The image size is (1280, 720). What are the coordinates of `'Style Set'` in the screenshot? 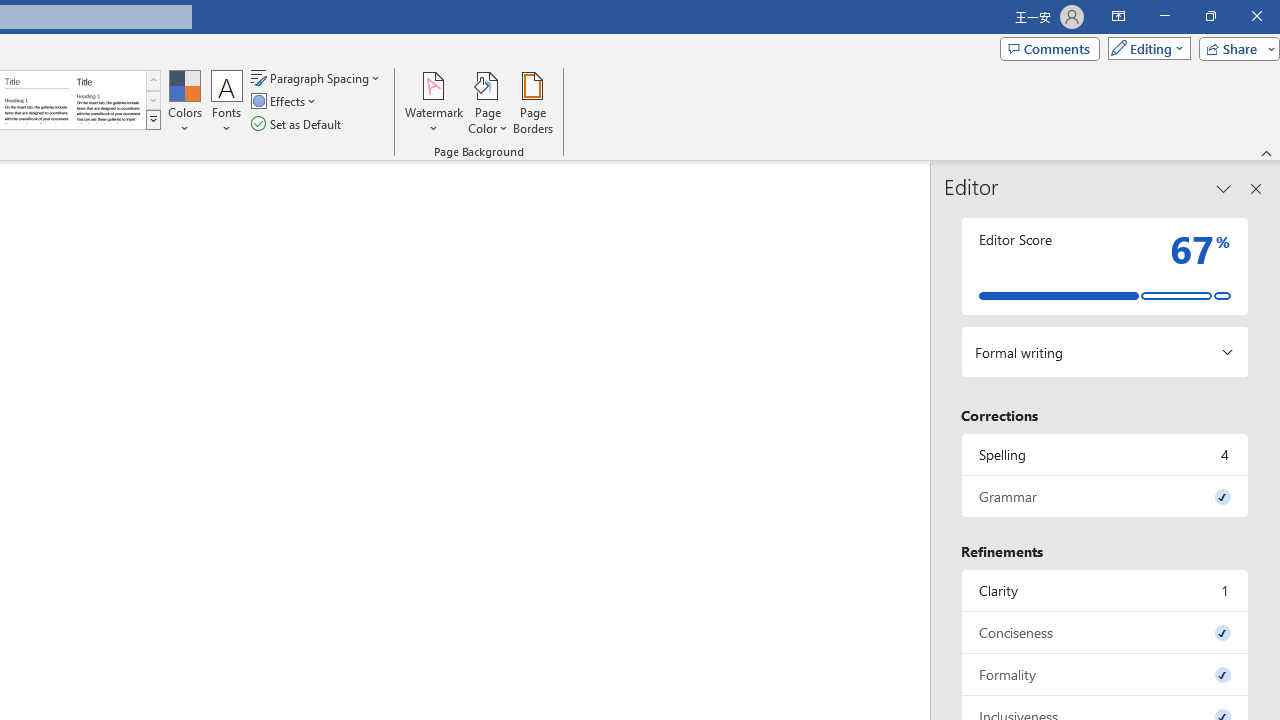 It's located at (152, 120).